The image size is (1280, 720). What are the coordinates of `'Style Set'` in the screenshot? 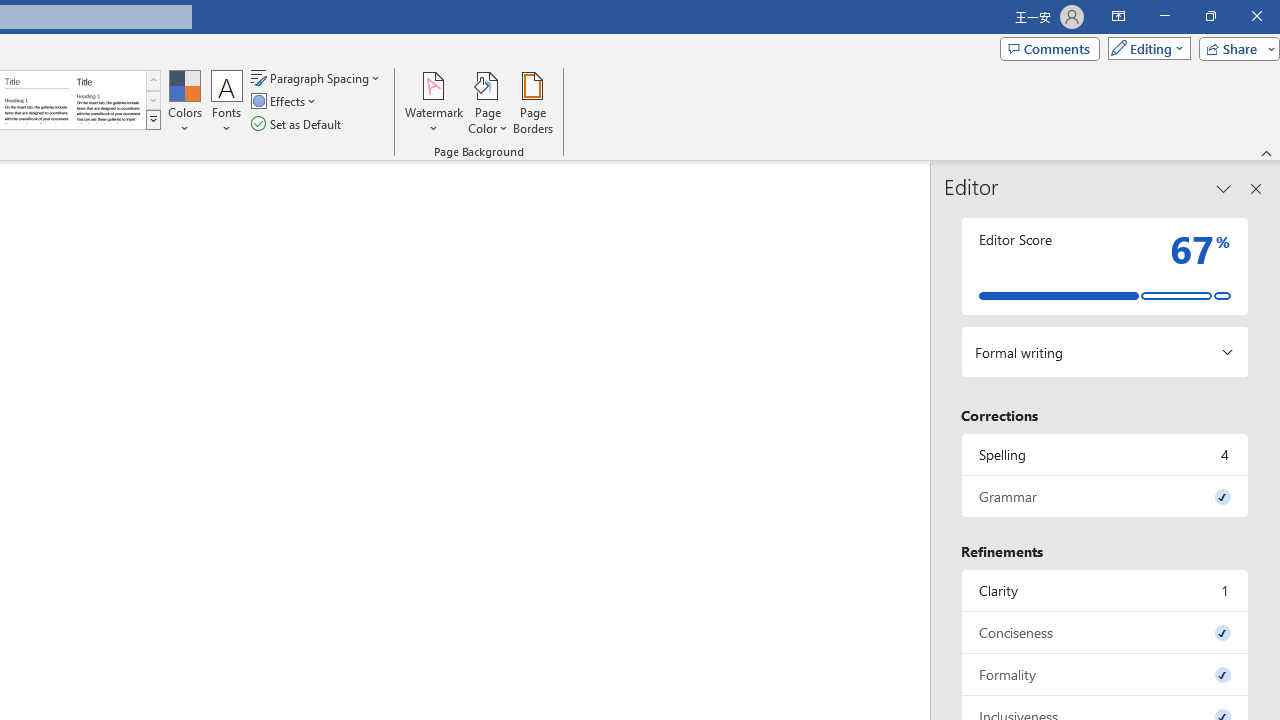 It's located at (152, 120).